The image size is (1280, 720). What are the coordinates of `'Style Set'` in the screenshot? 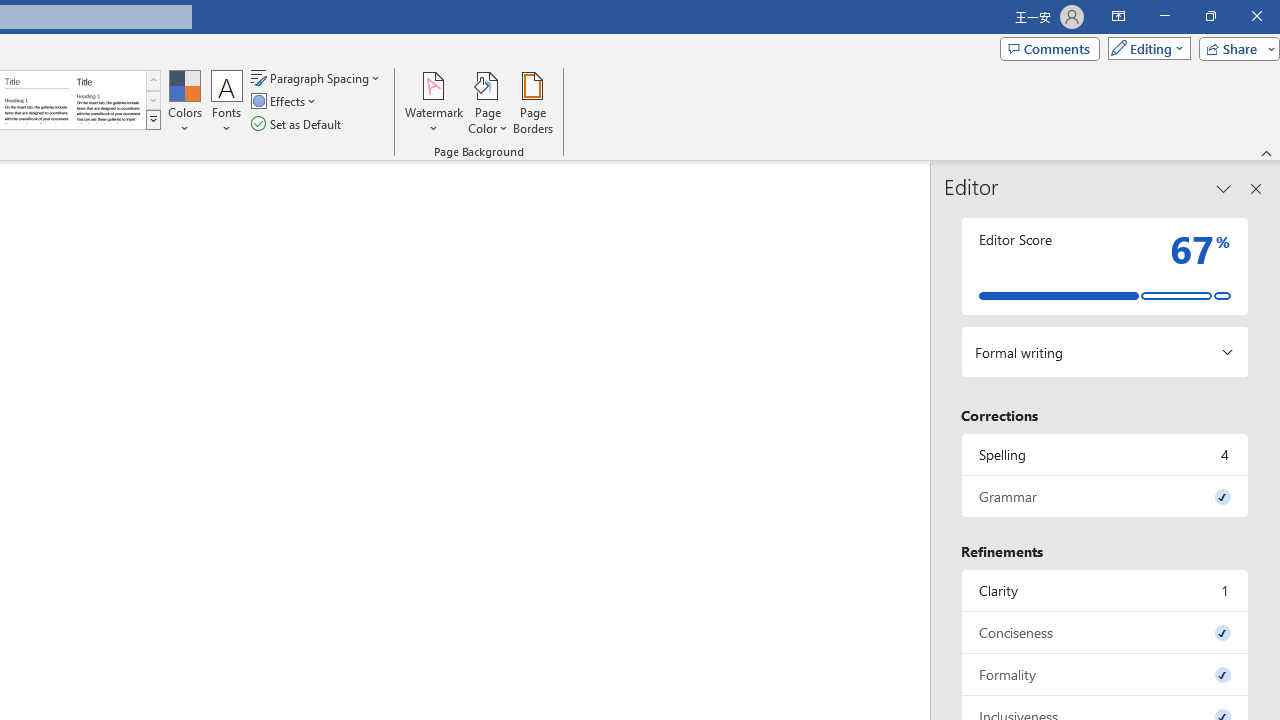 It's located at (152, 120).